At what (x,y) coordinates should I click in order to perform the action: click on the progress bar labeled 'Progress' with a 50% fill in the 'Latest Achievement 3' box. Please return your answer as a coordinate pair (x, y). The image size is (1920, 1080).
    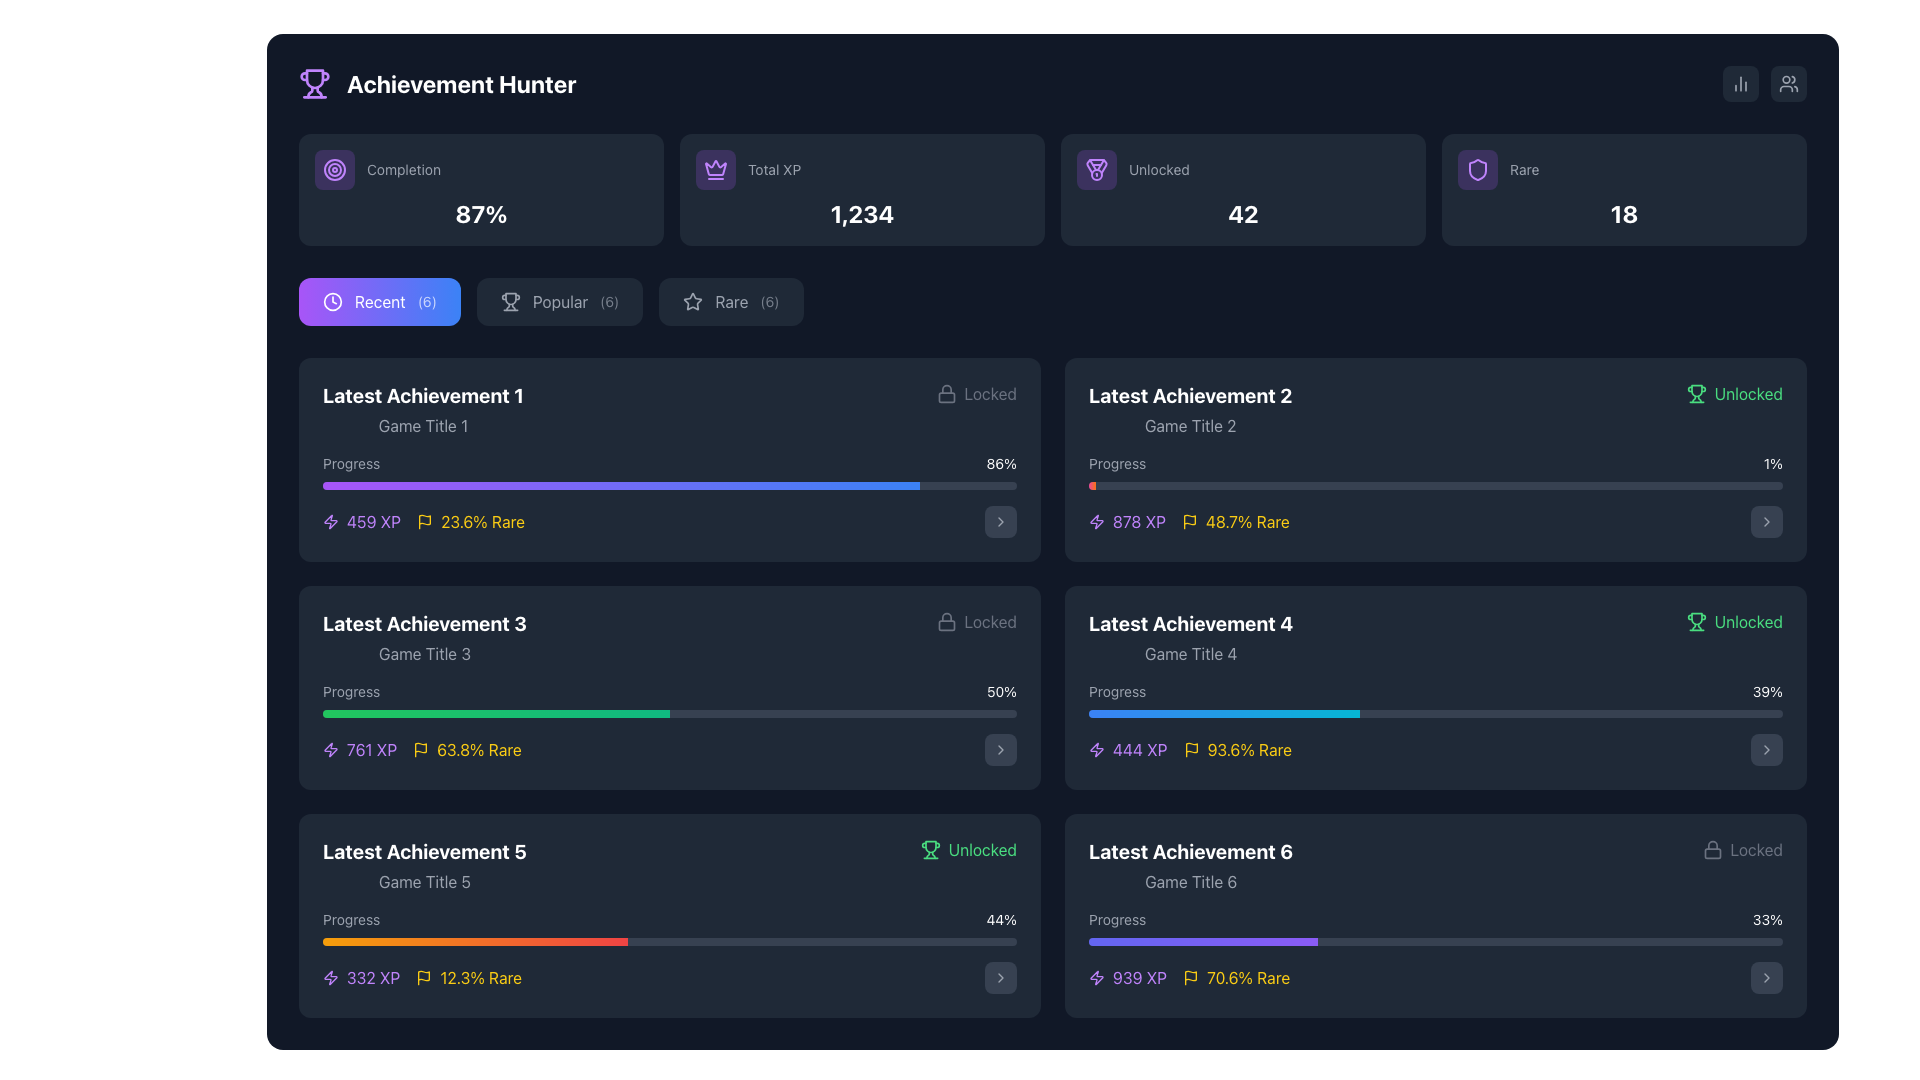
    Looking at the image, I should click on (670, 698).